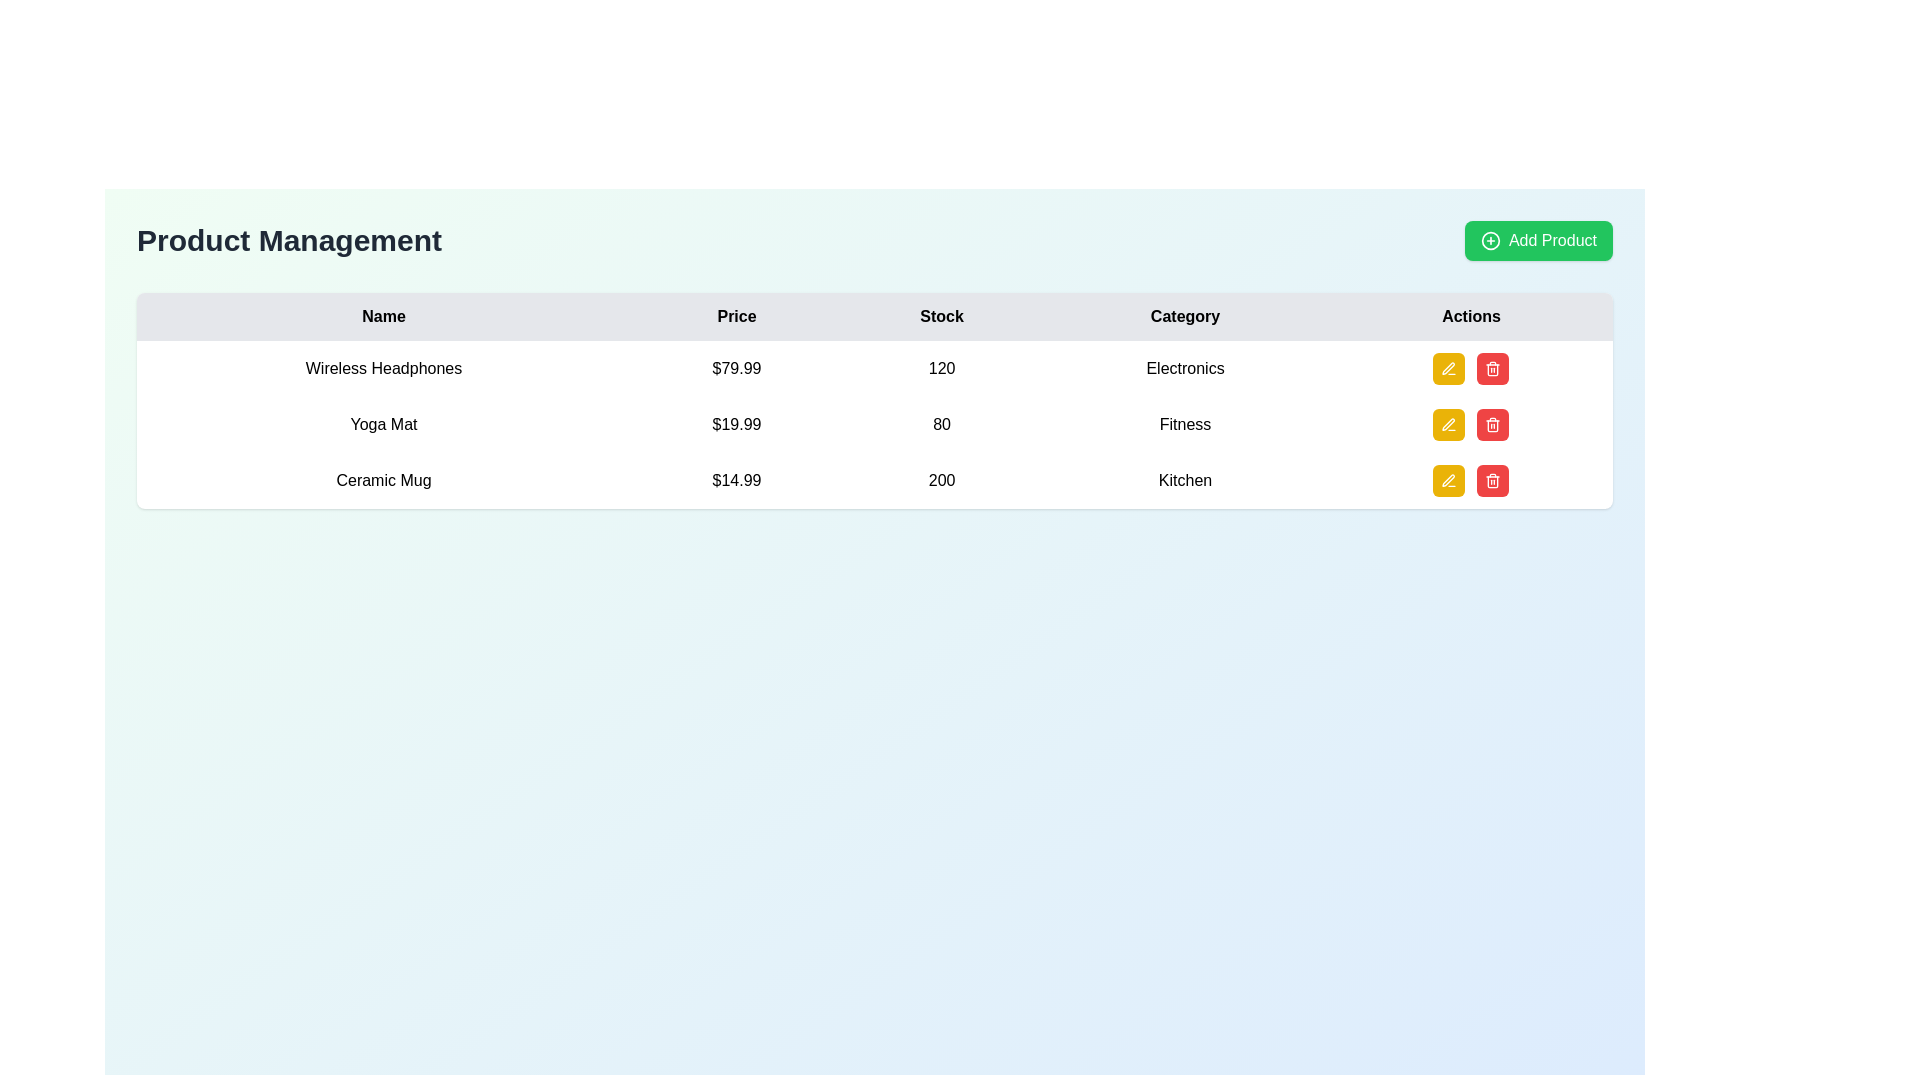 The width and height of the screenshot is (1920, 1080). What do you see at coordinates (1490, 239) in the screenshot?
I see `the circular SVG graphical element located inside the 'Add Product' button's left-hand graphical icon, which features a '+' symbol` at bounding box center [1490, 239].